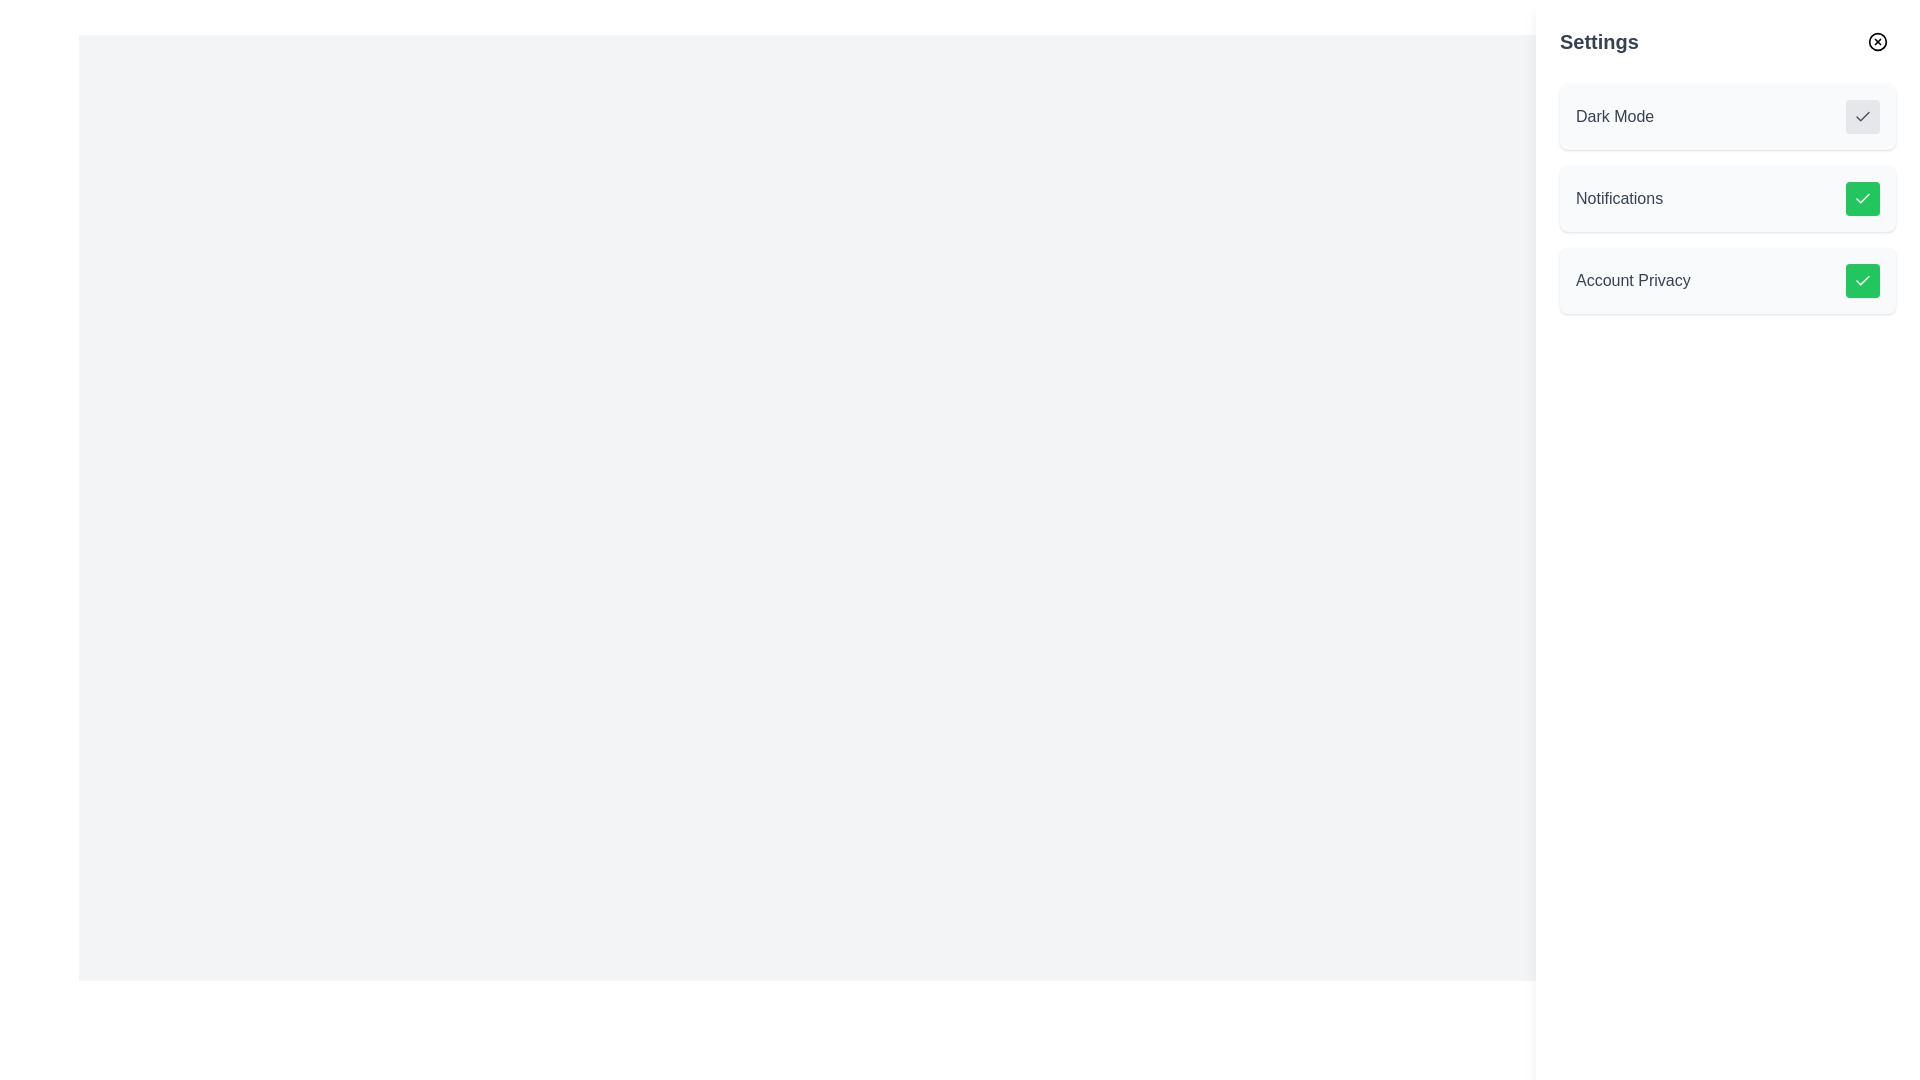 Image resolution: width=1920 pixels, height=1080 pixels. I want to click on the checkmark icon indicating that the 'Notifications' setting is currently enabled, located between the 'Dark Mode' and 'Account Privacy' rows in the settings panel, so click(1861, 199).